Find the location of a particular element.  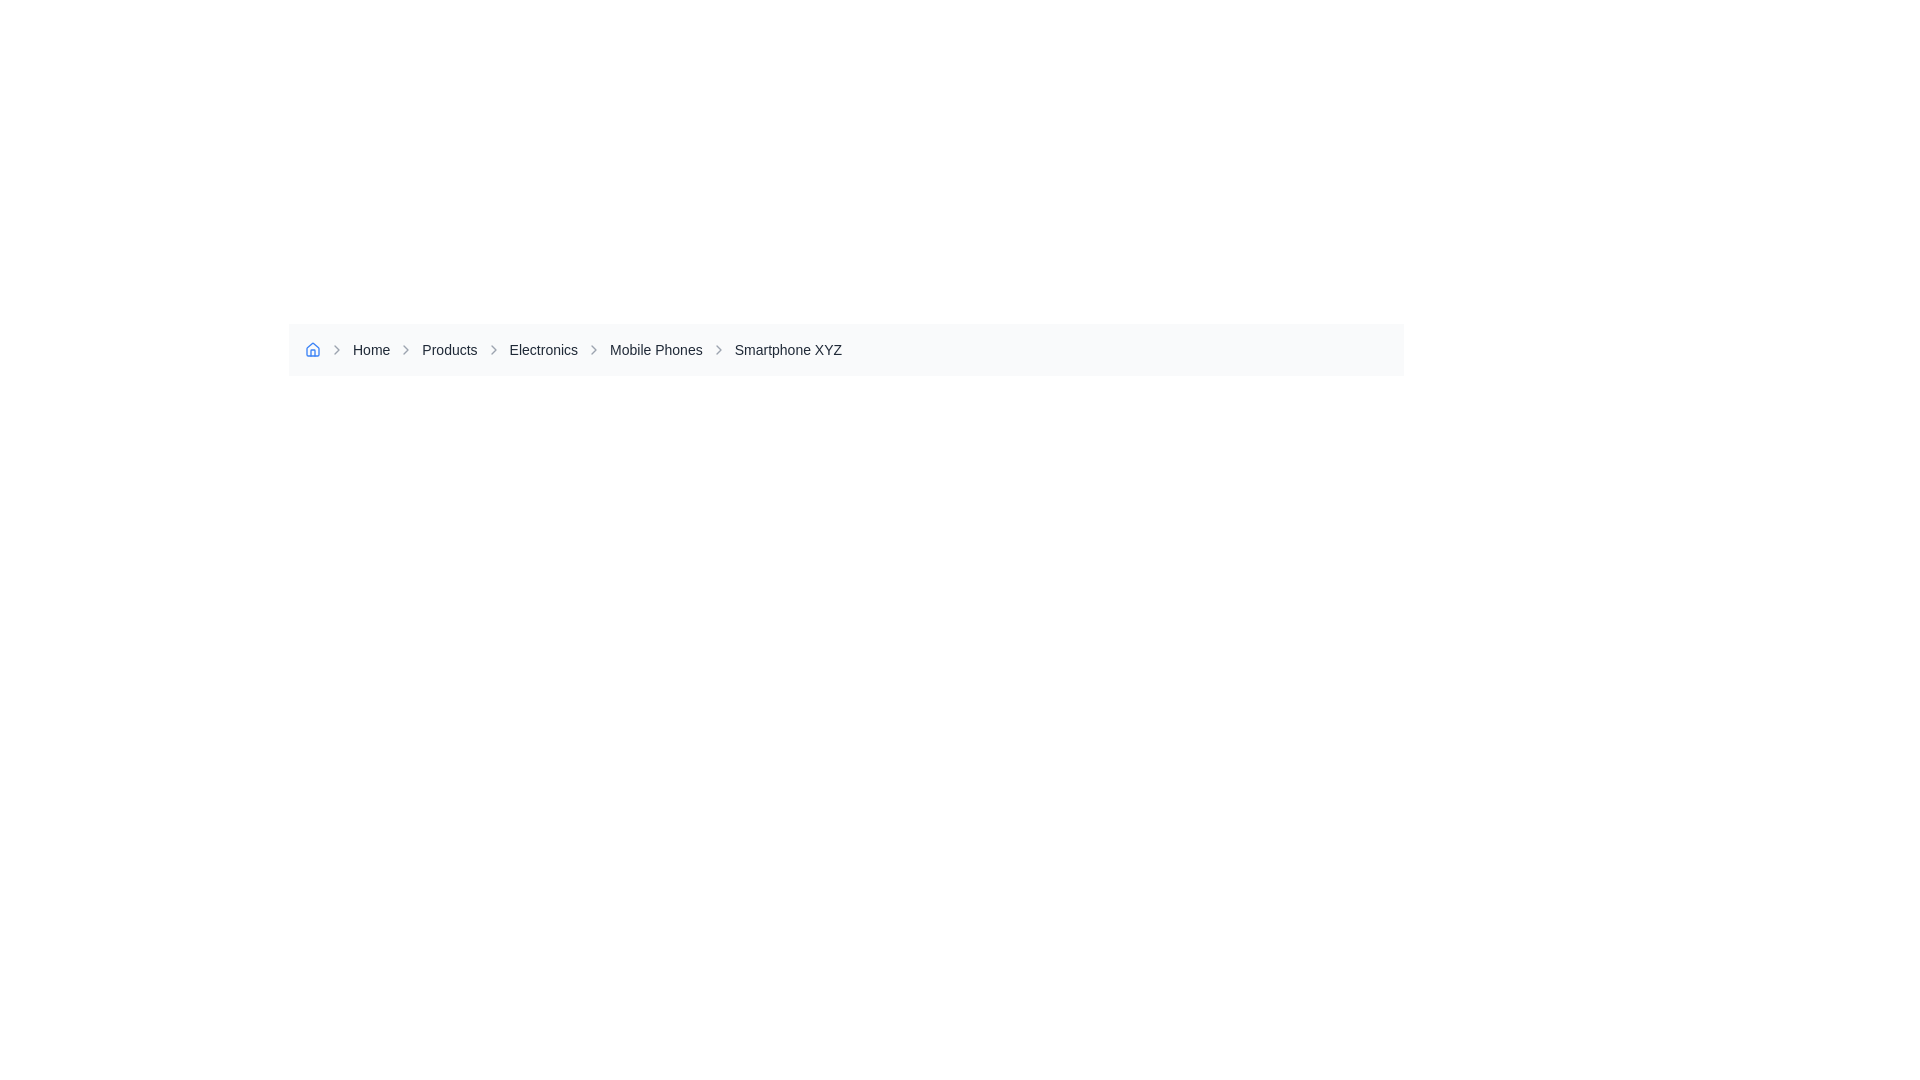

the Right-chevron icon located in the breadcrumb navigation bar, which serves as a visual indicator and separator for the 'Mobile Phones' hyperlink is located at coordinates (593, 349).